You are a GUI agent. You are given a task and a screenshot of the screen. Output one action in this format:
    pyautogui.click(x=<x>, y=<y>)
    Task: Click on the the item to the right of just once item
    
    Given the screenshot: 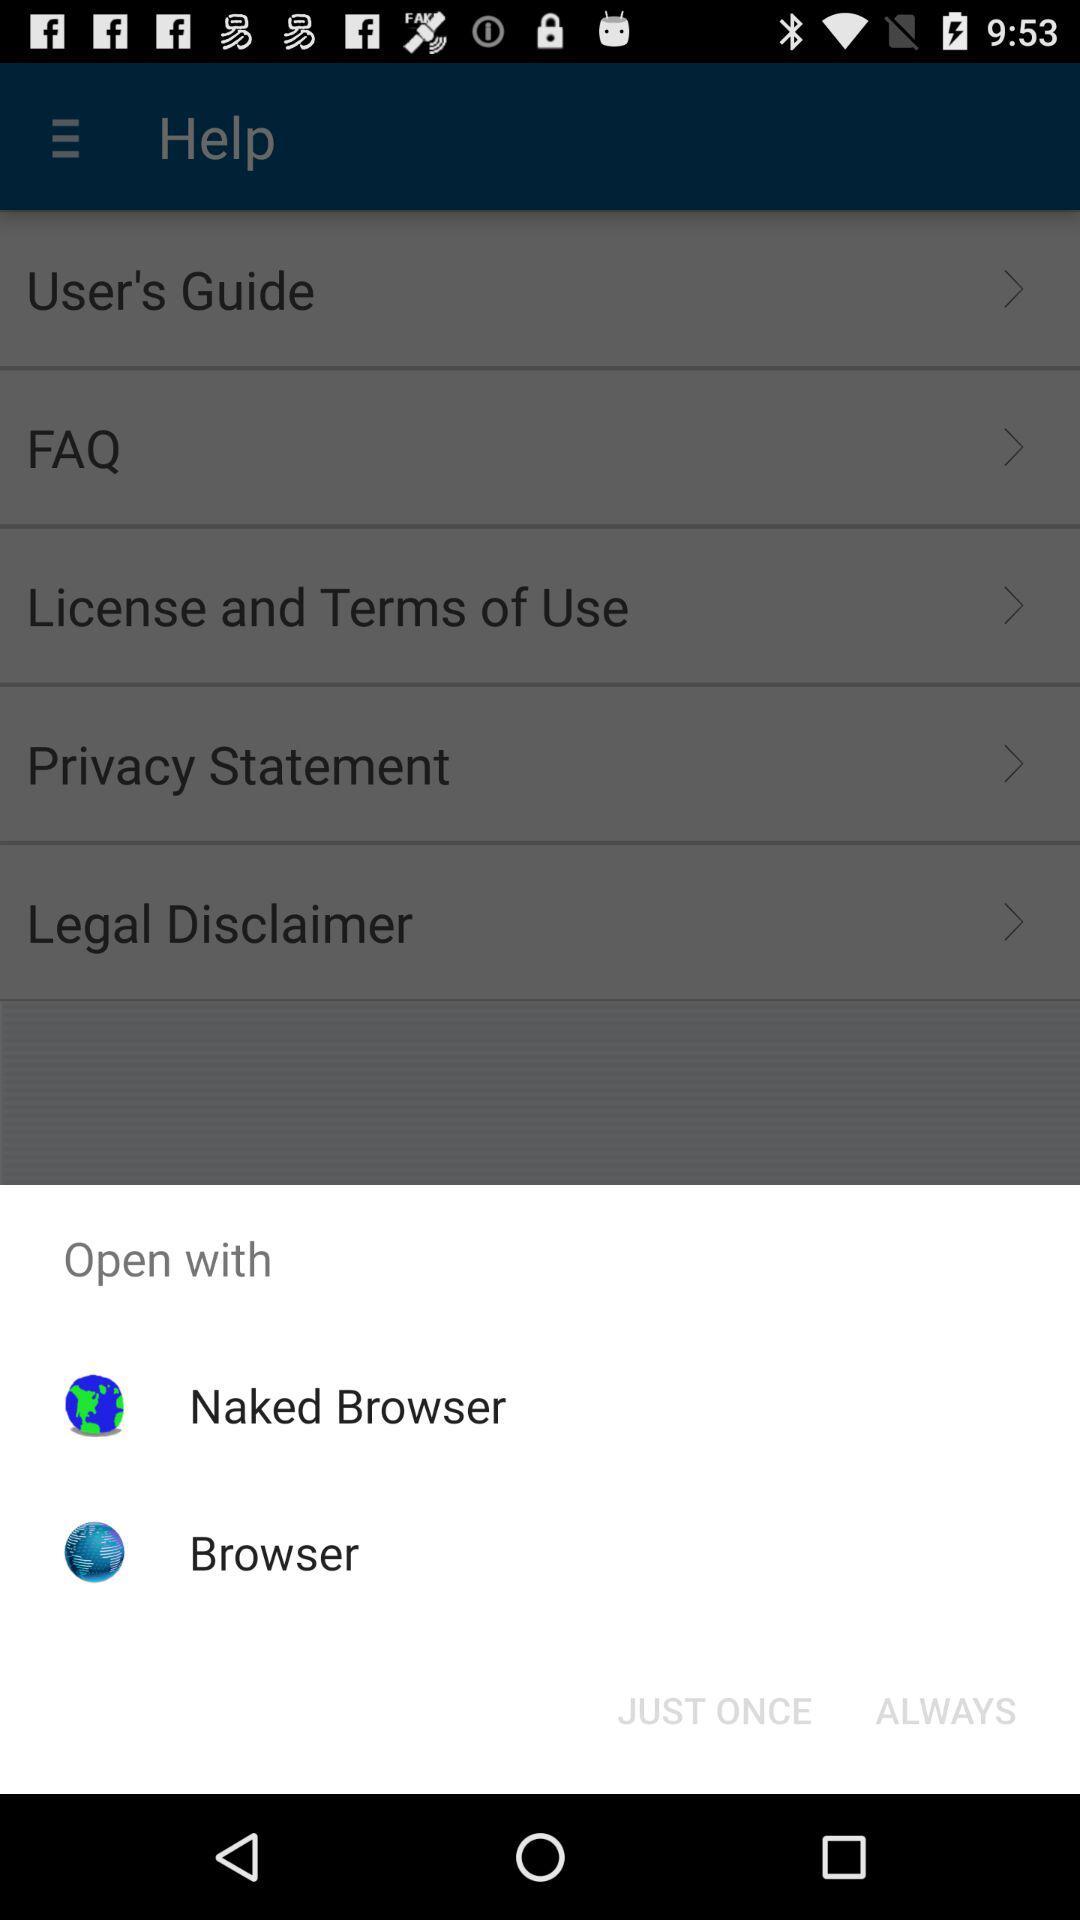 What is the action you would take?
    pyautogui.click(x=945, y=1708)
    